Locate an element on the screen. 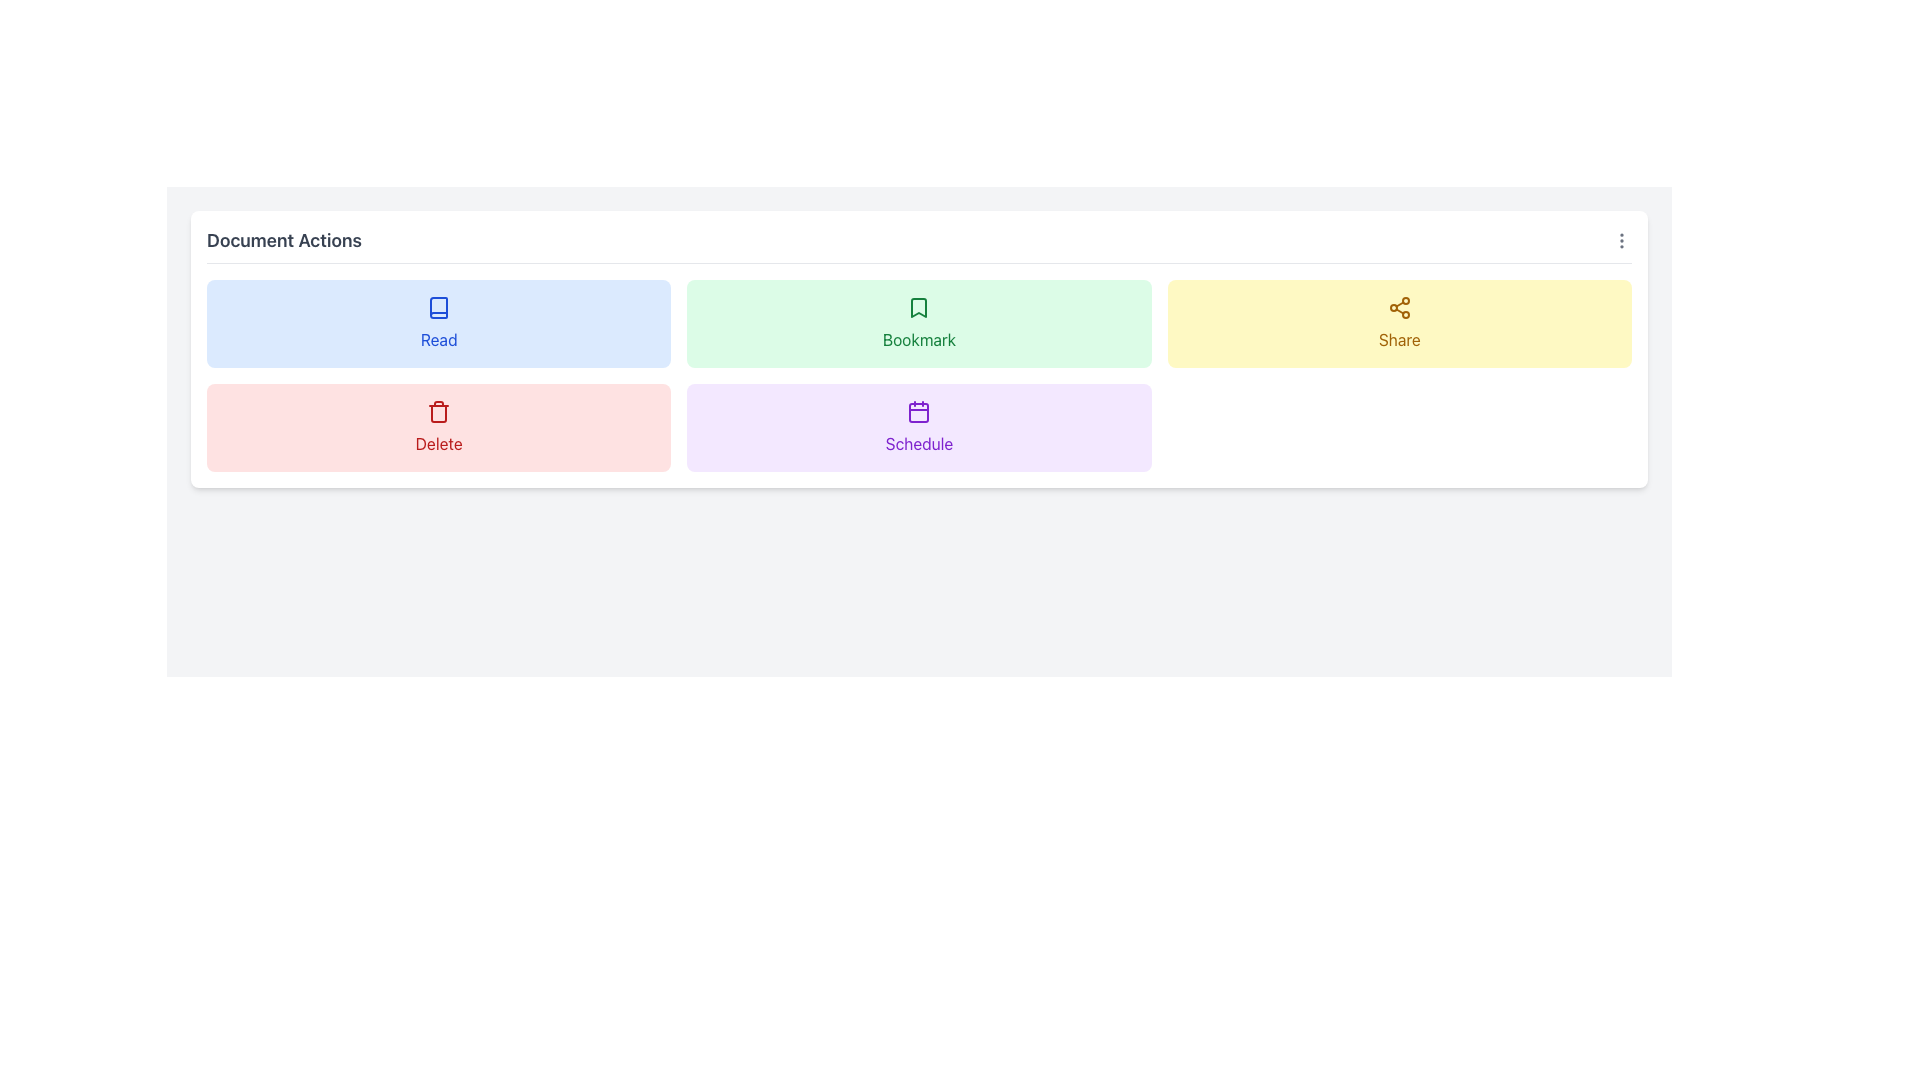 The width and height of the screenshot is (1920, 1080). the red trashcan icon located centrally inside the 'Delete' button is located at coordinates (438, 411).